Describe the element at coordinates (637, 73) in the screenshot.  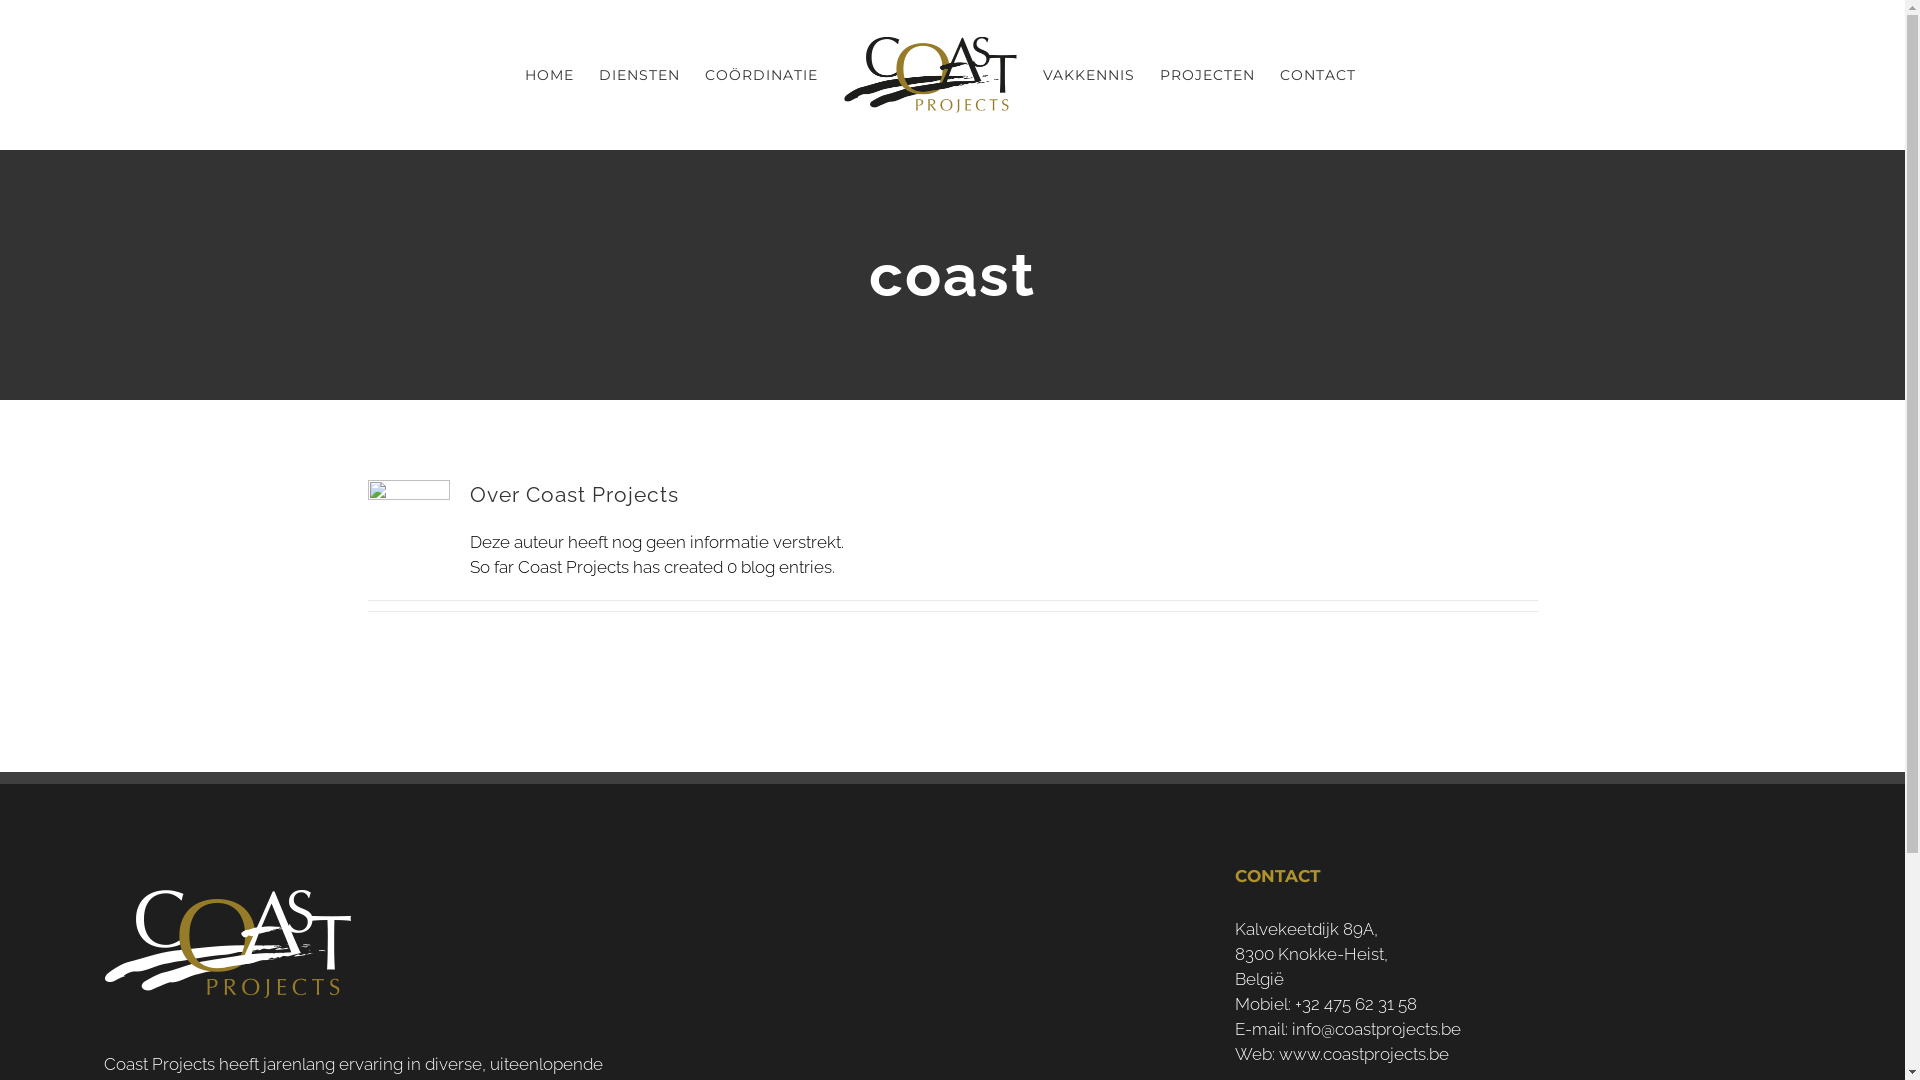
I see `'DIENSTEN'` at that location.